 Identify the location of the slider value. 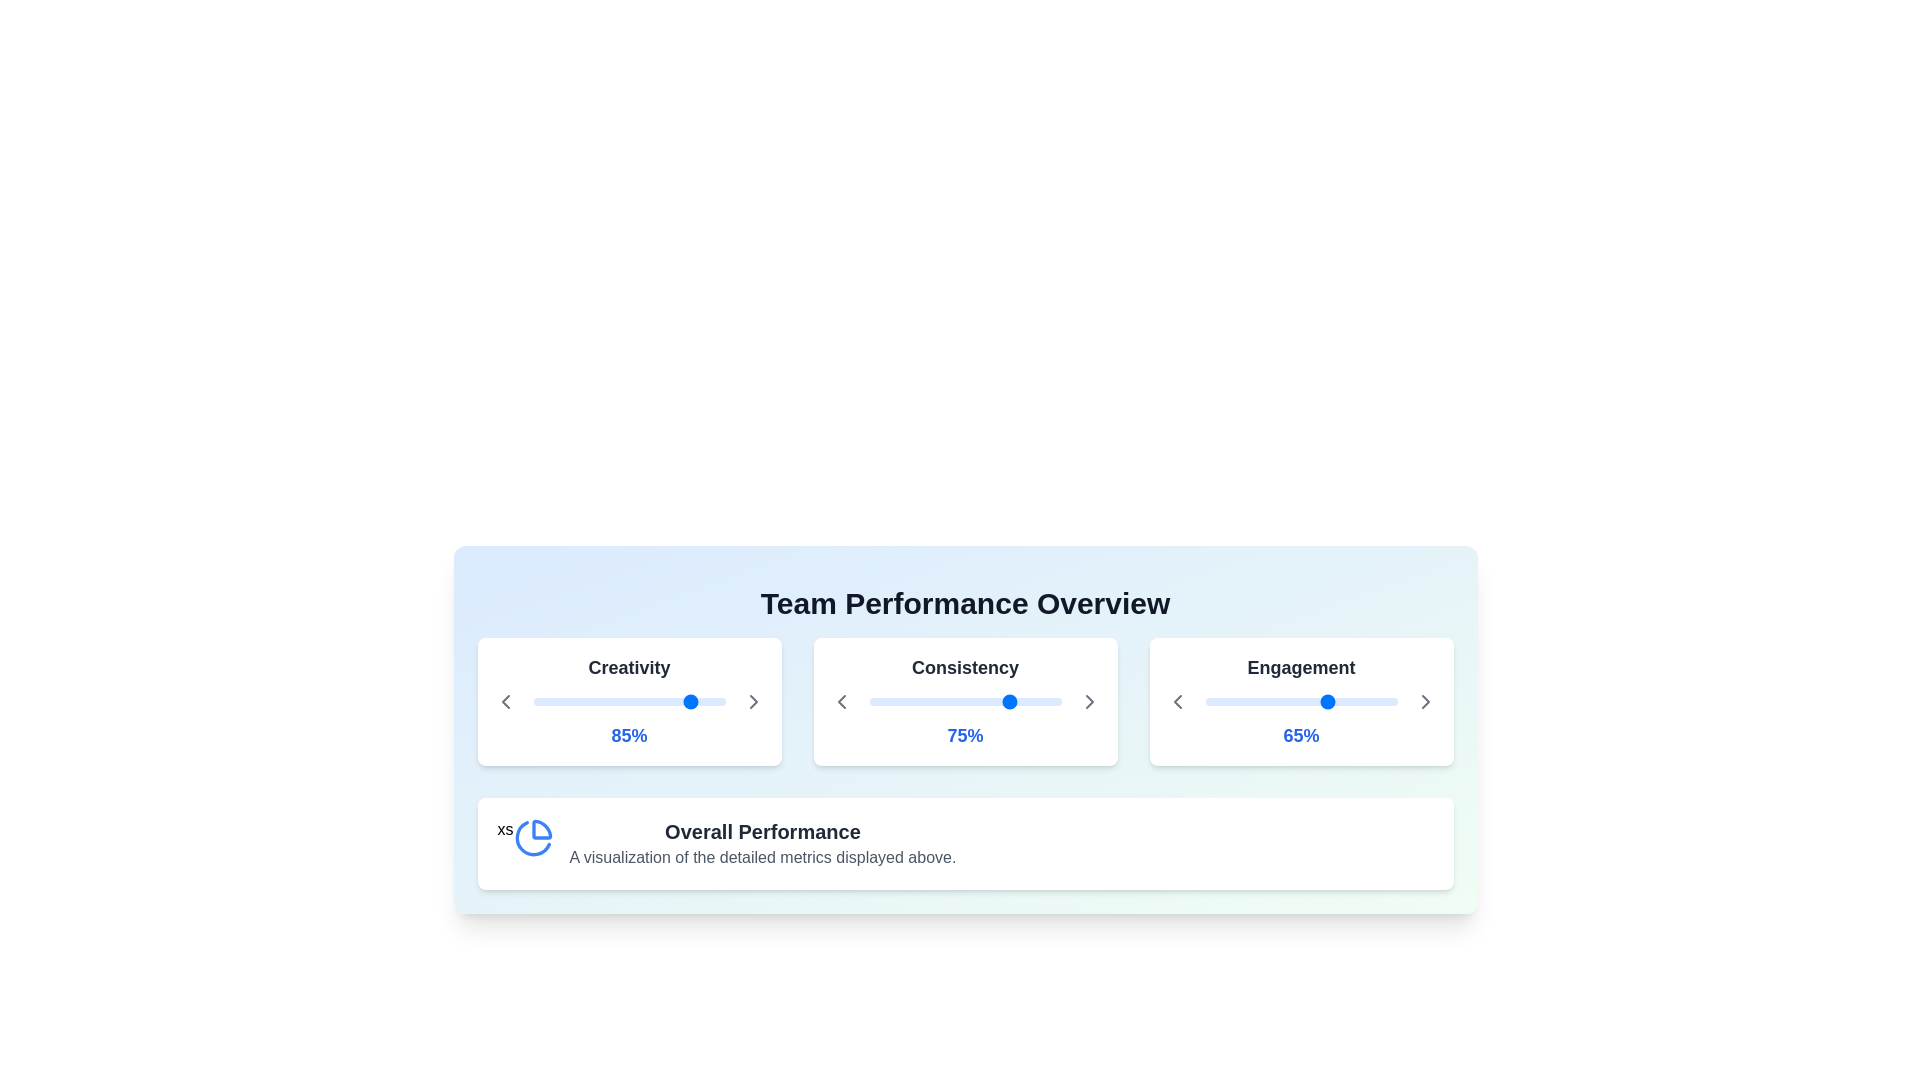
(607, 701).